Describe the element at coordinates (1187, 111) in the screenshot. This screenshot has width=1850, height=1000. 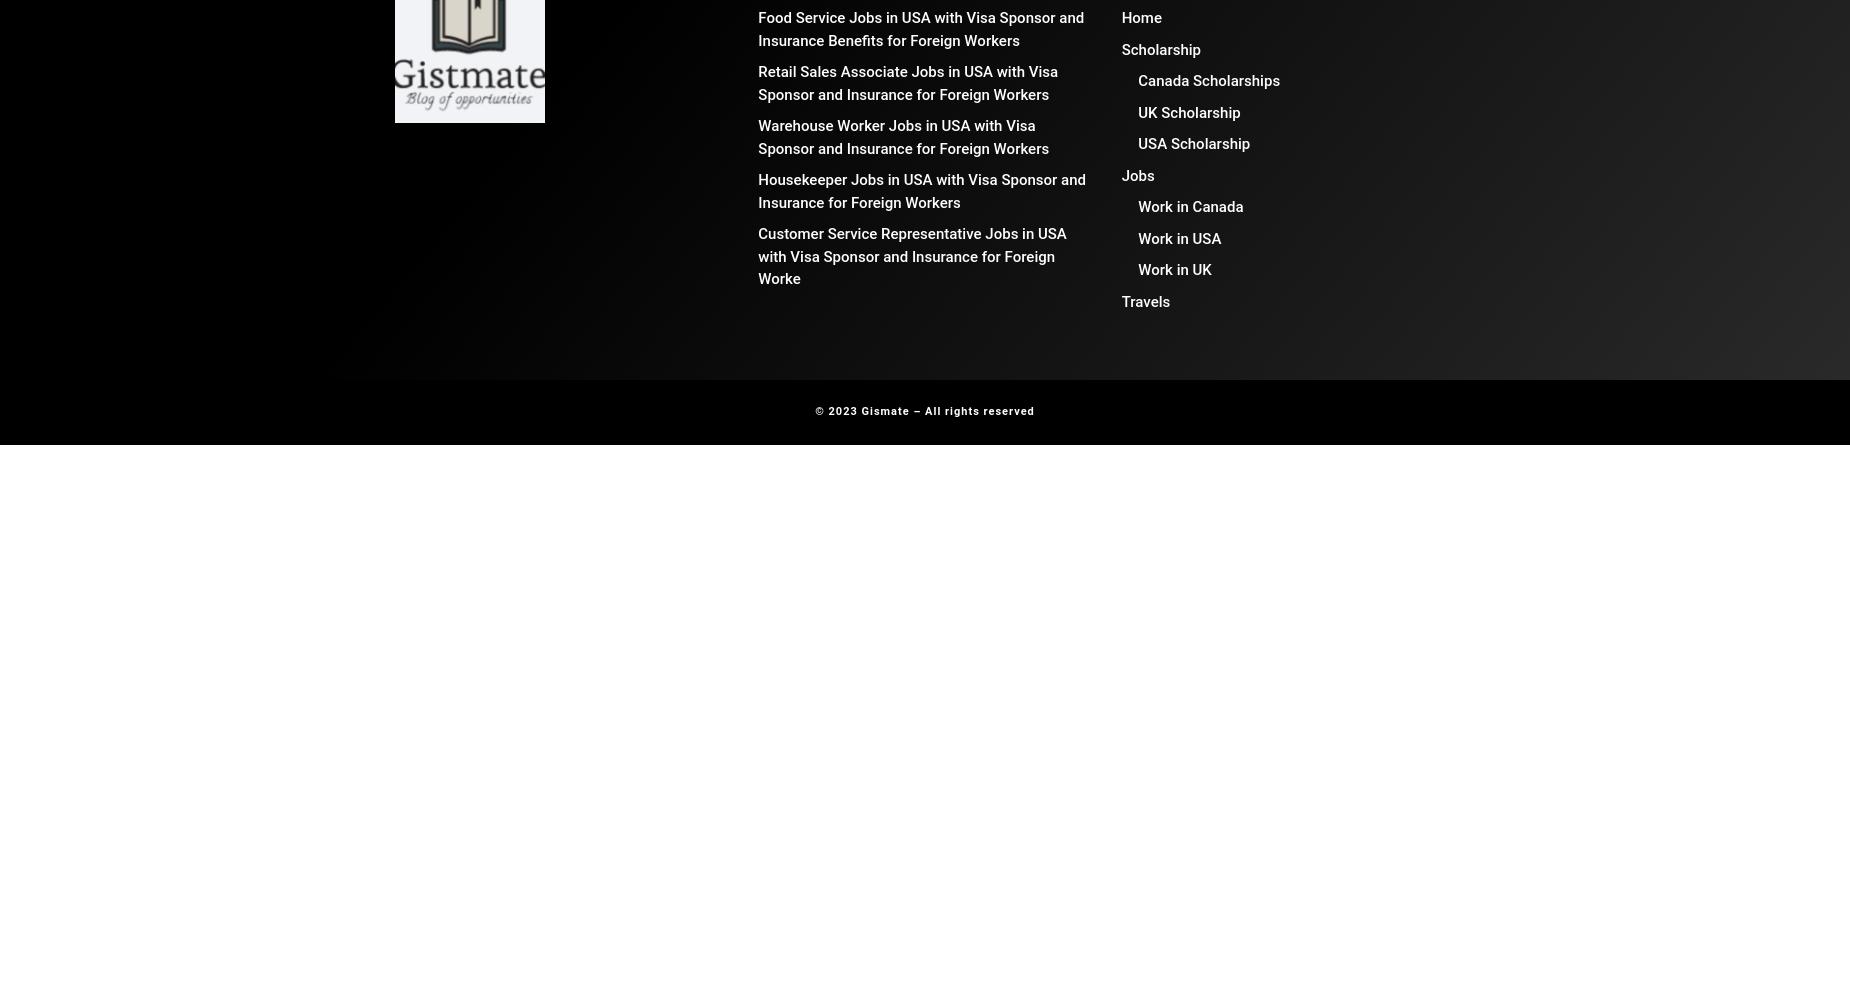
I see `'UK Scholarship'` at that location.